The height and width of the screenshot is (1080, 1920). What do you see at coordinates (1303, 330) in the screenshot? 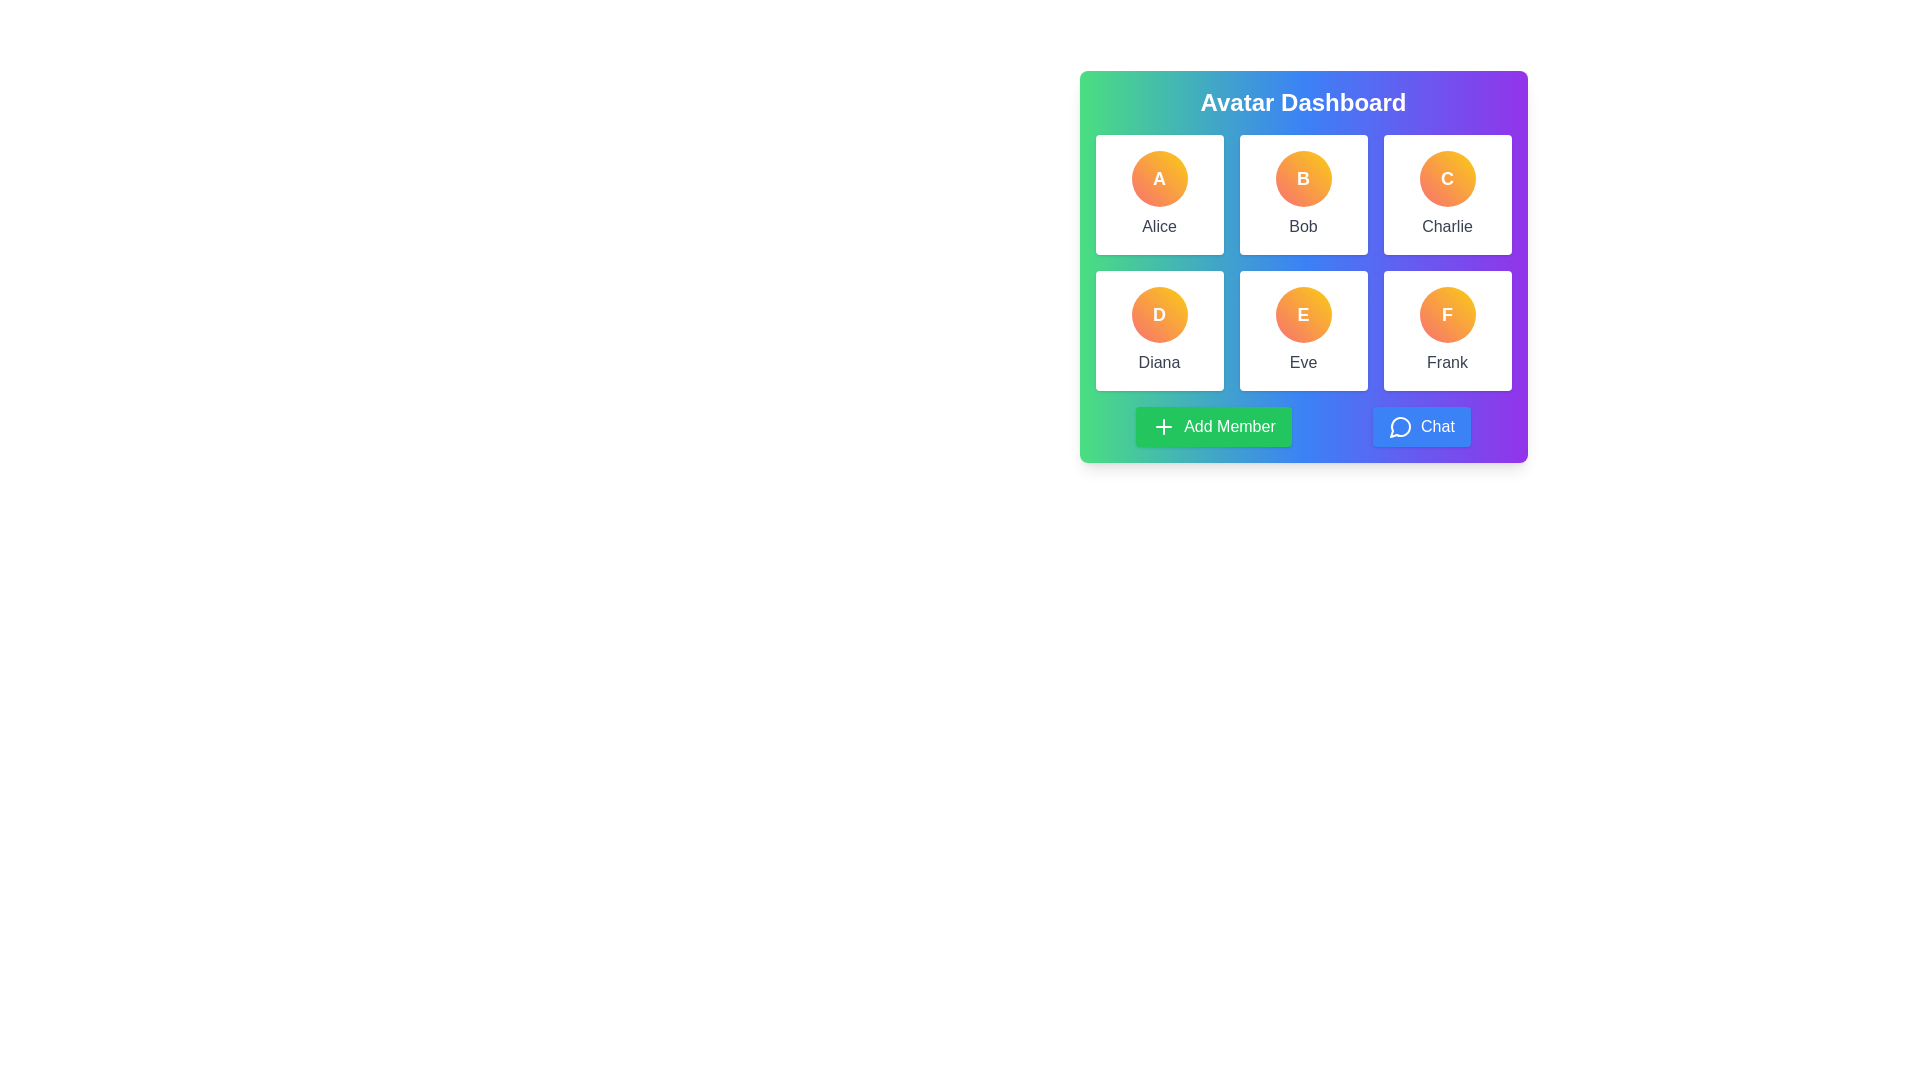
I see `the selectable user profile card featuring an orange circular icon with an 'E' and the name 'Eve' styled in medium gray text, located in the second row and middle column of the grid` at bounding box center [1303, 330].